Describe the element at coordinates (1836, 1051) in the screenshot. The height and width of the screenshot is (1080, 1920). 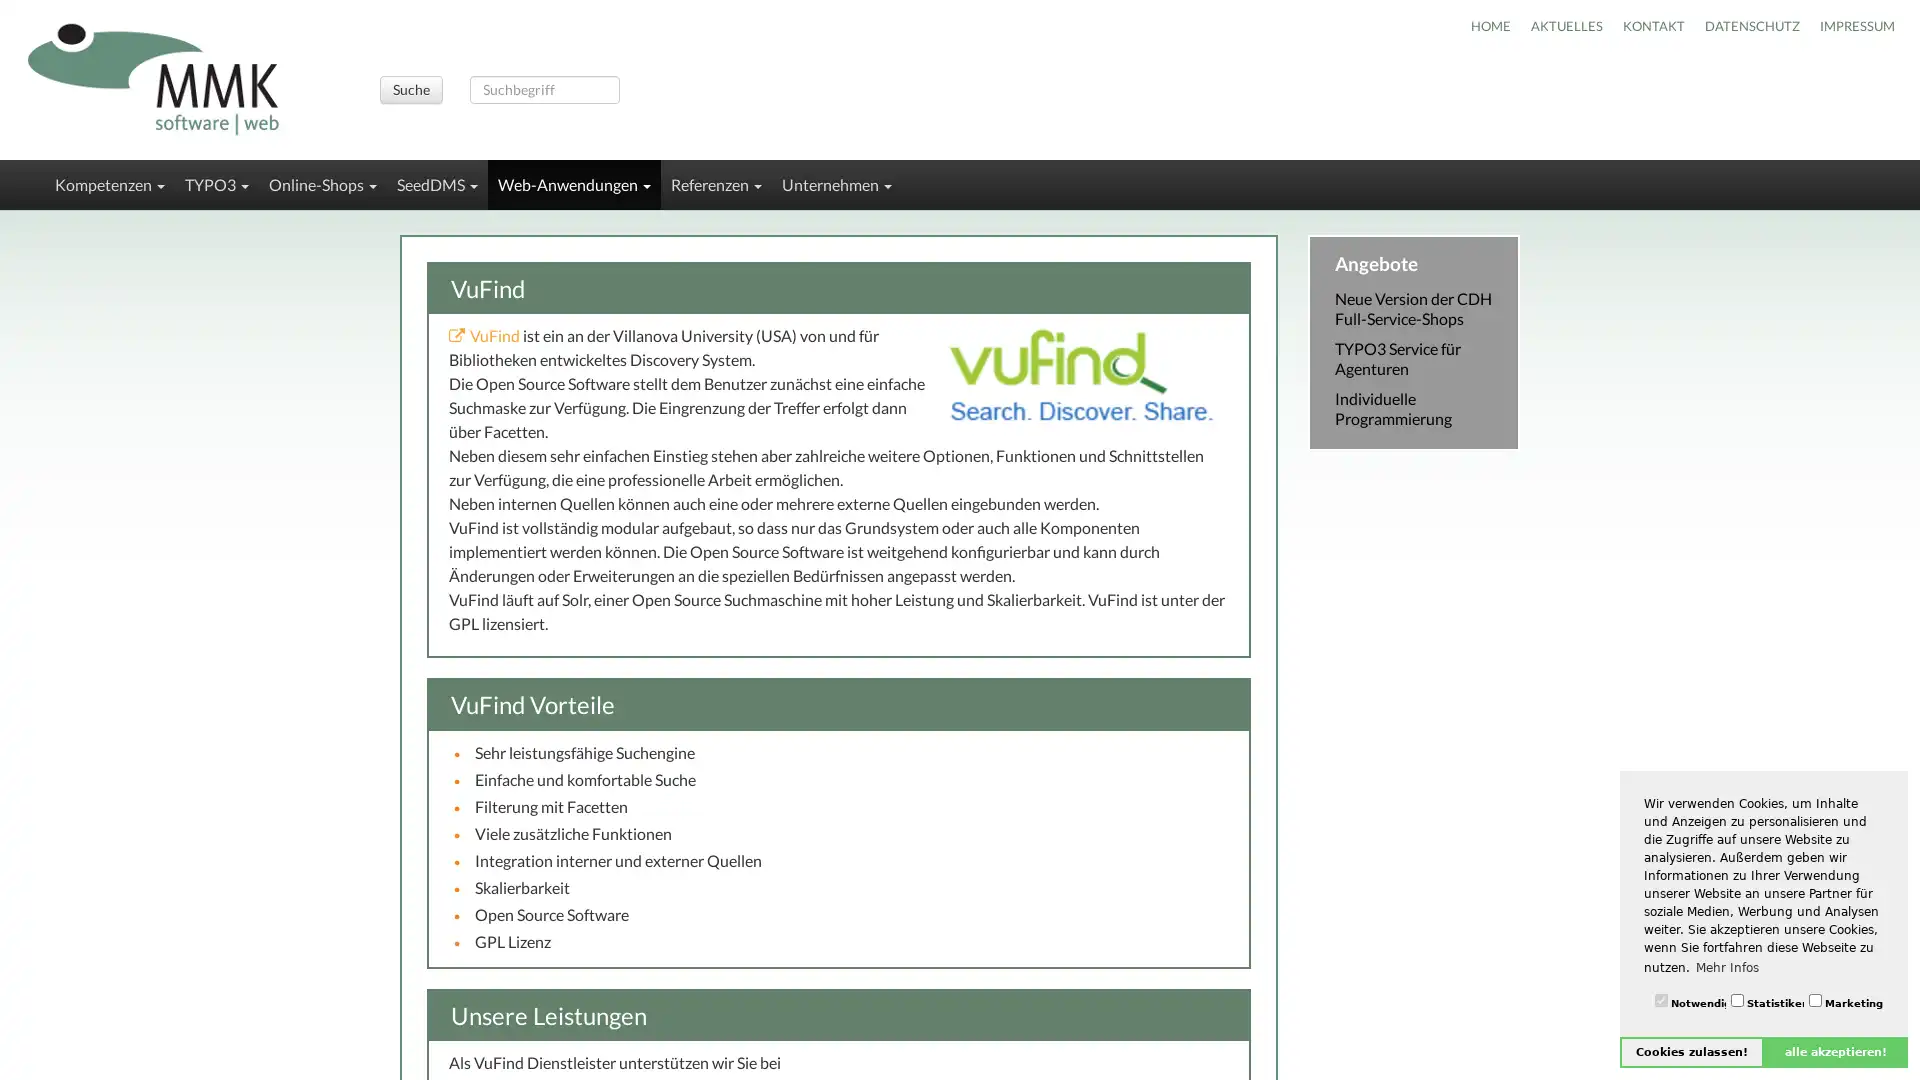
I see `dismiss cookies` at that location.